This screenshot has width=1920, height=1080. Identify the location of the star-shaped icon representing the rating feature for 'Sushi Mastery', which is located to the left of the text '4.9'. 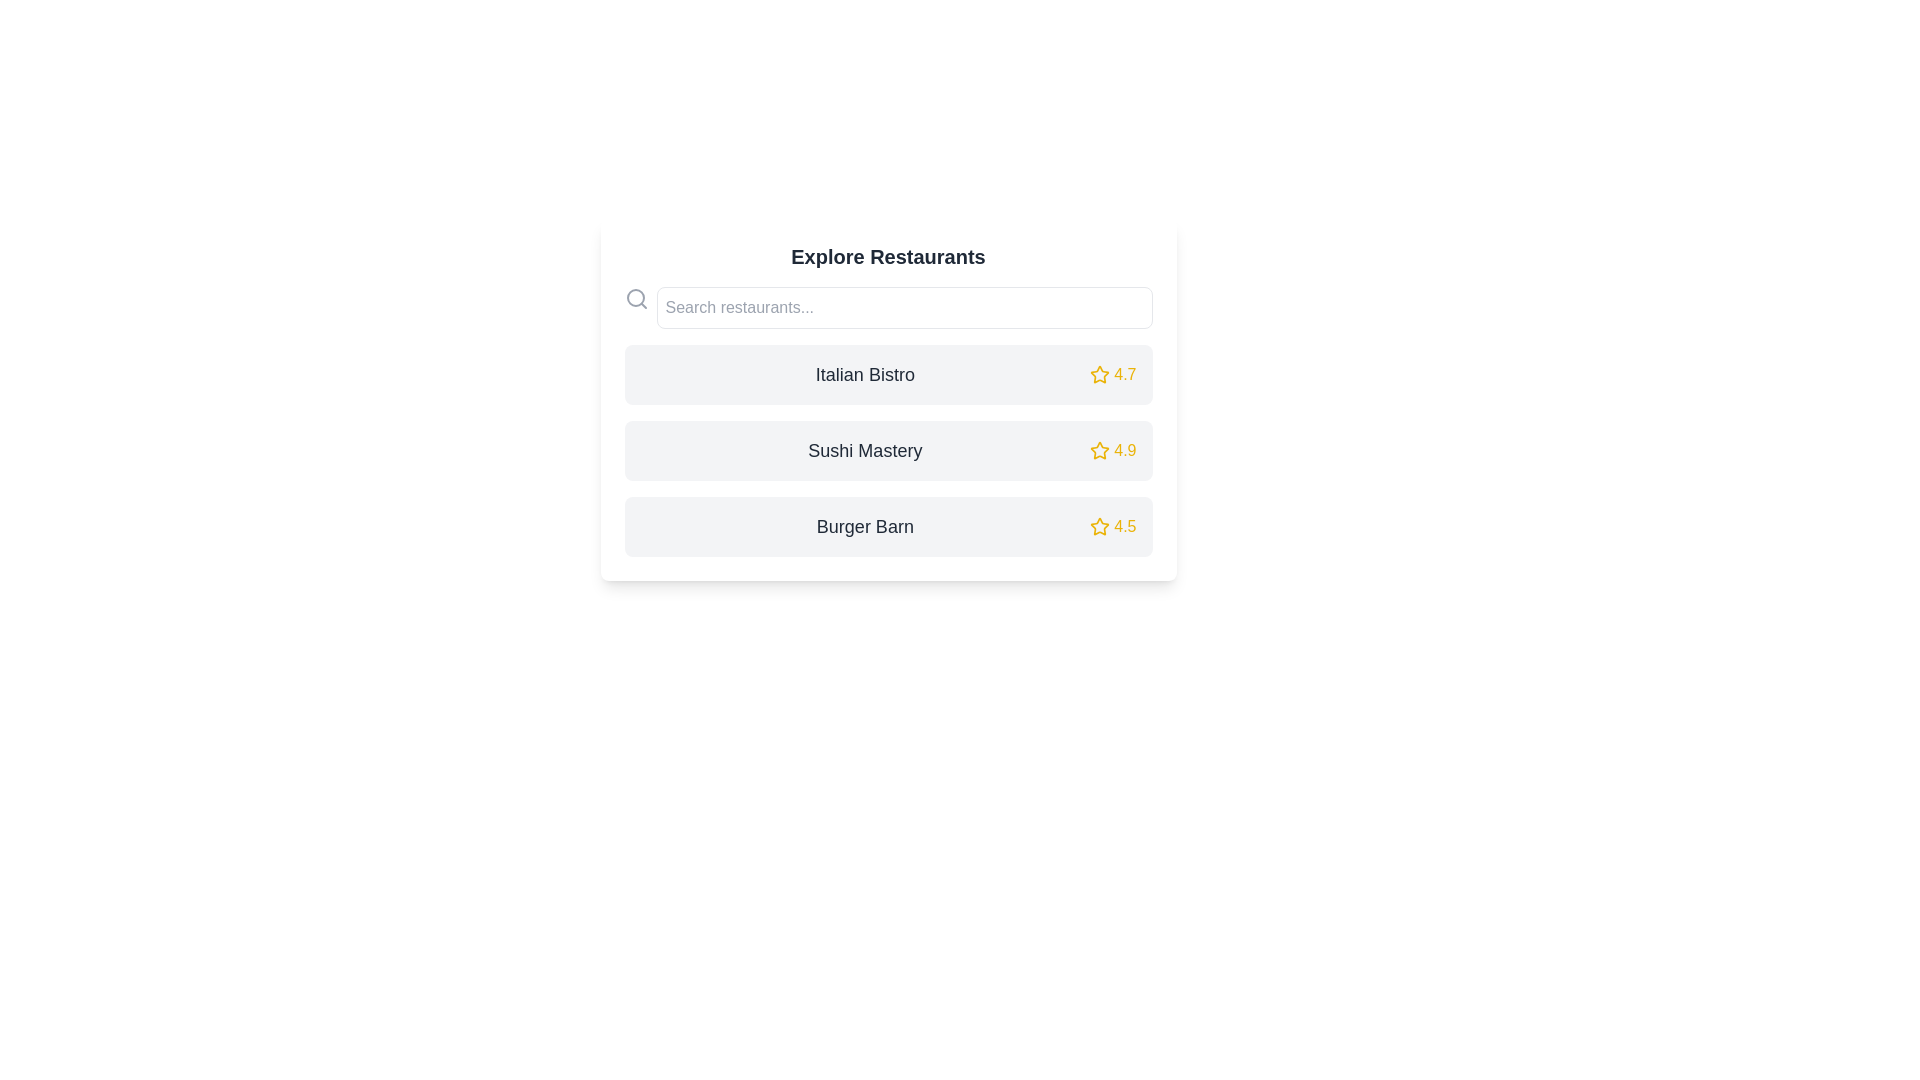
(1099, 451).